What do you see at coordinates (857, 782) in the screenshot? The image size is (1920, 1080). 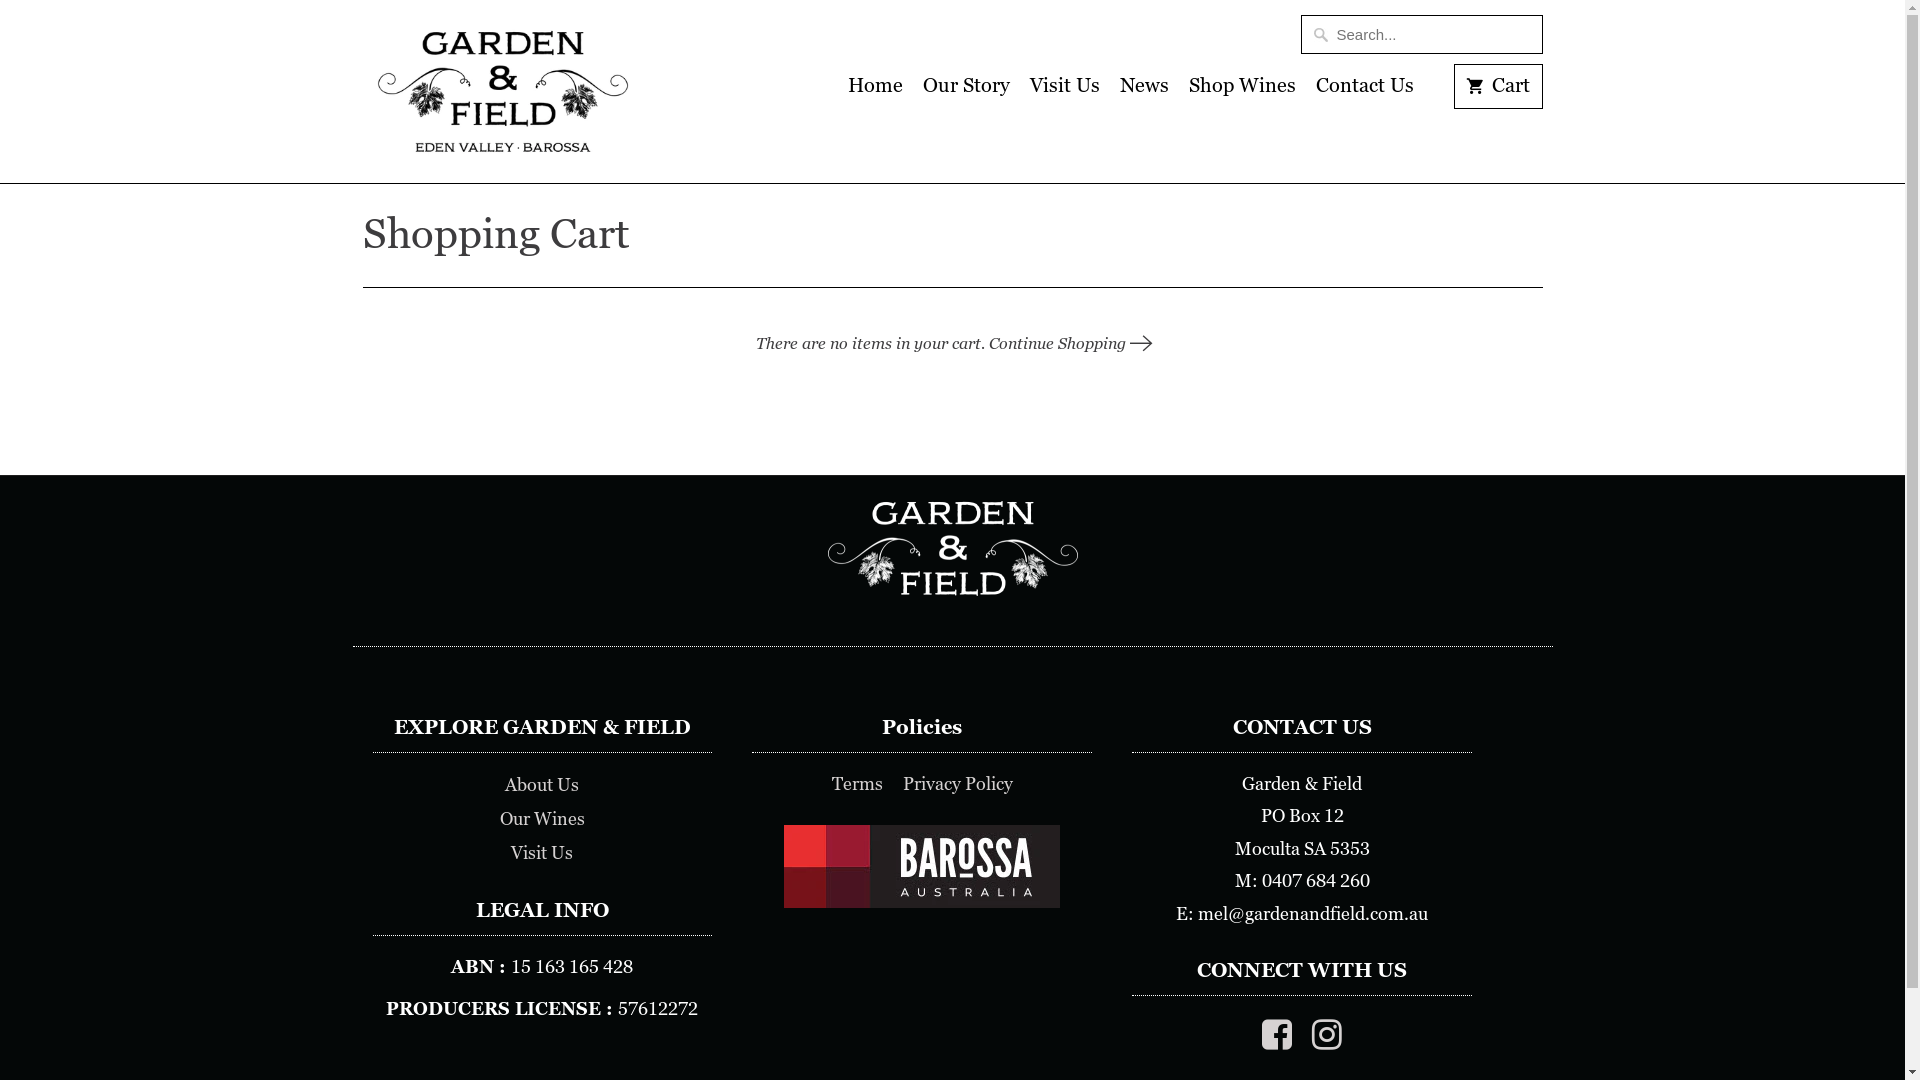 I see `'Terms'` at bounding box center [857, 782].